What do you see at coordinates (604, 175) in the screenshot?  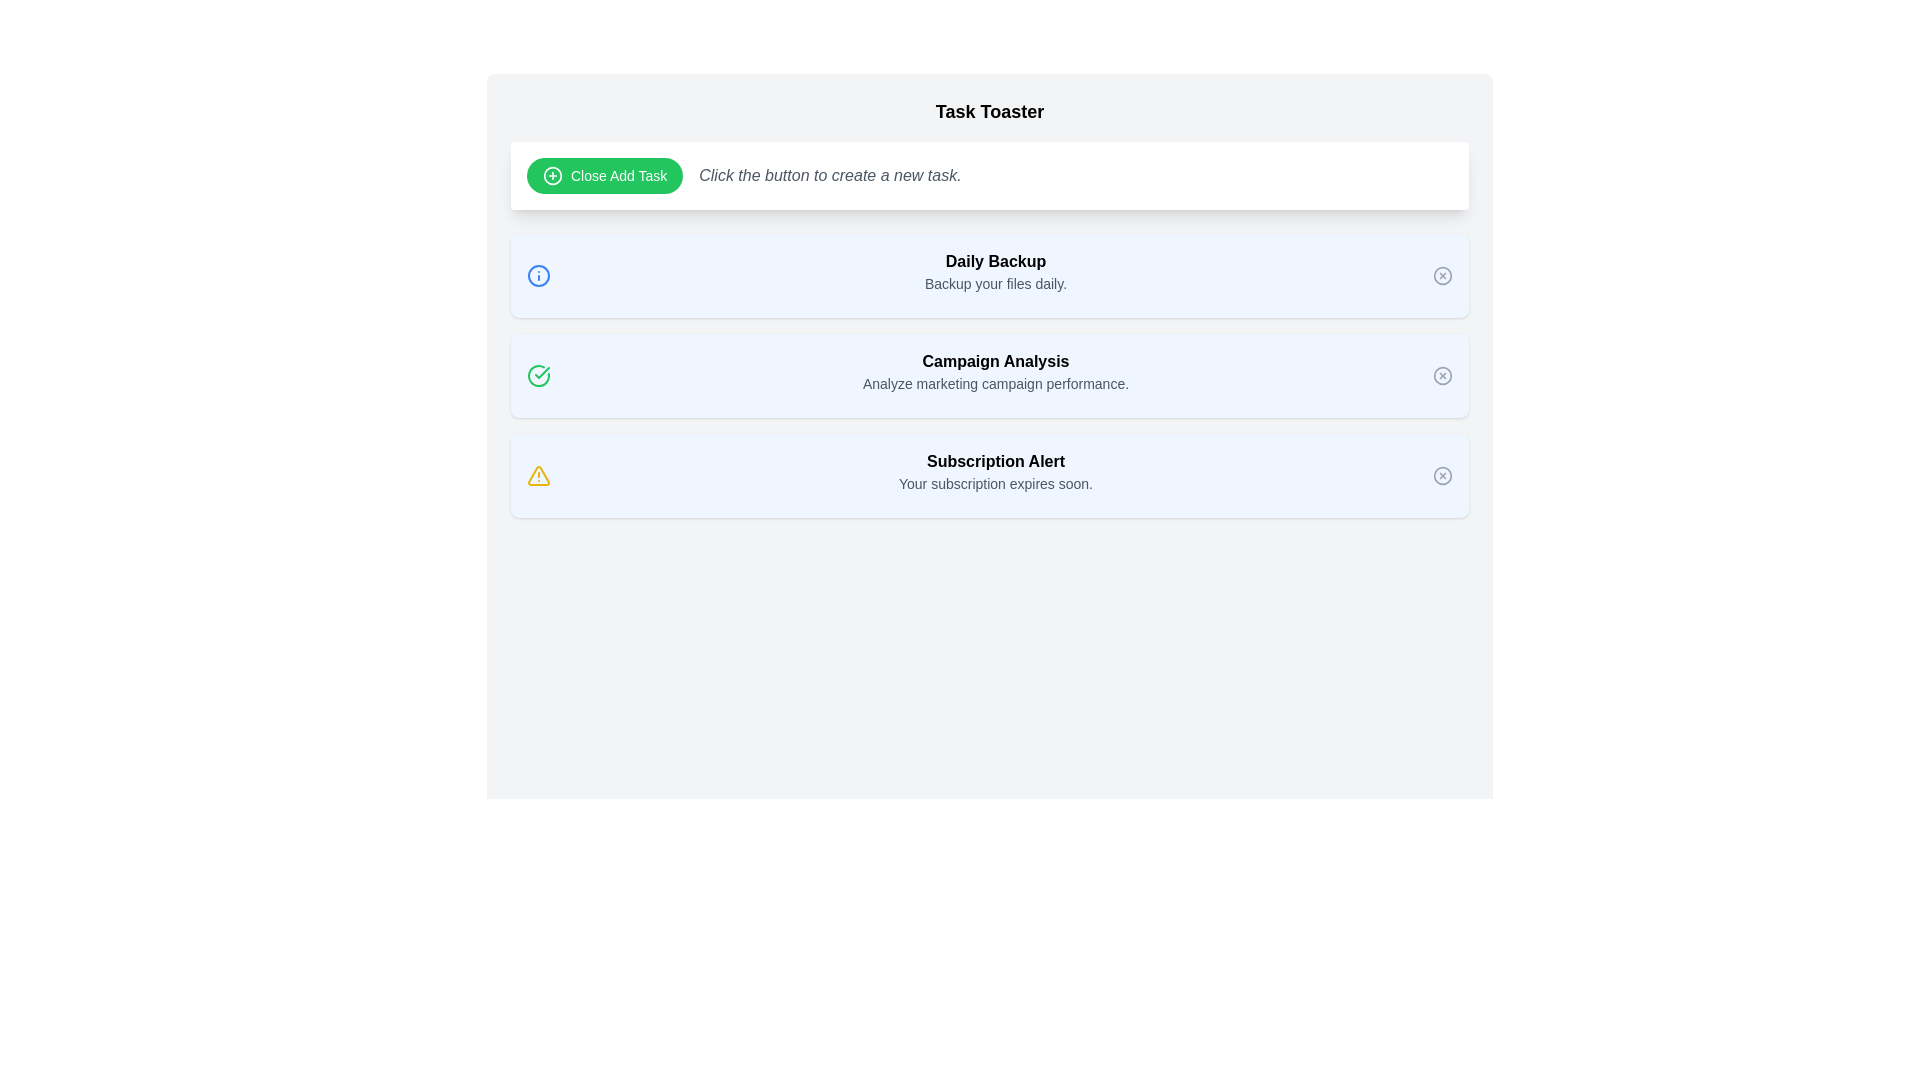 I see `the button in the top-left section of the white card labeled 'Click the button to create a new task'` at bounding box center [604, 175].